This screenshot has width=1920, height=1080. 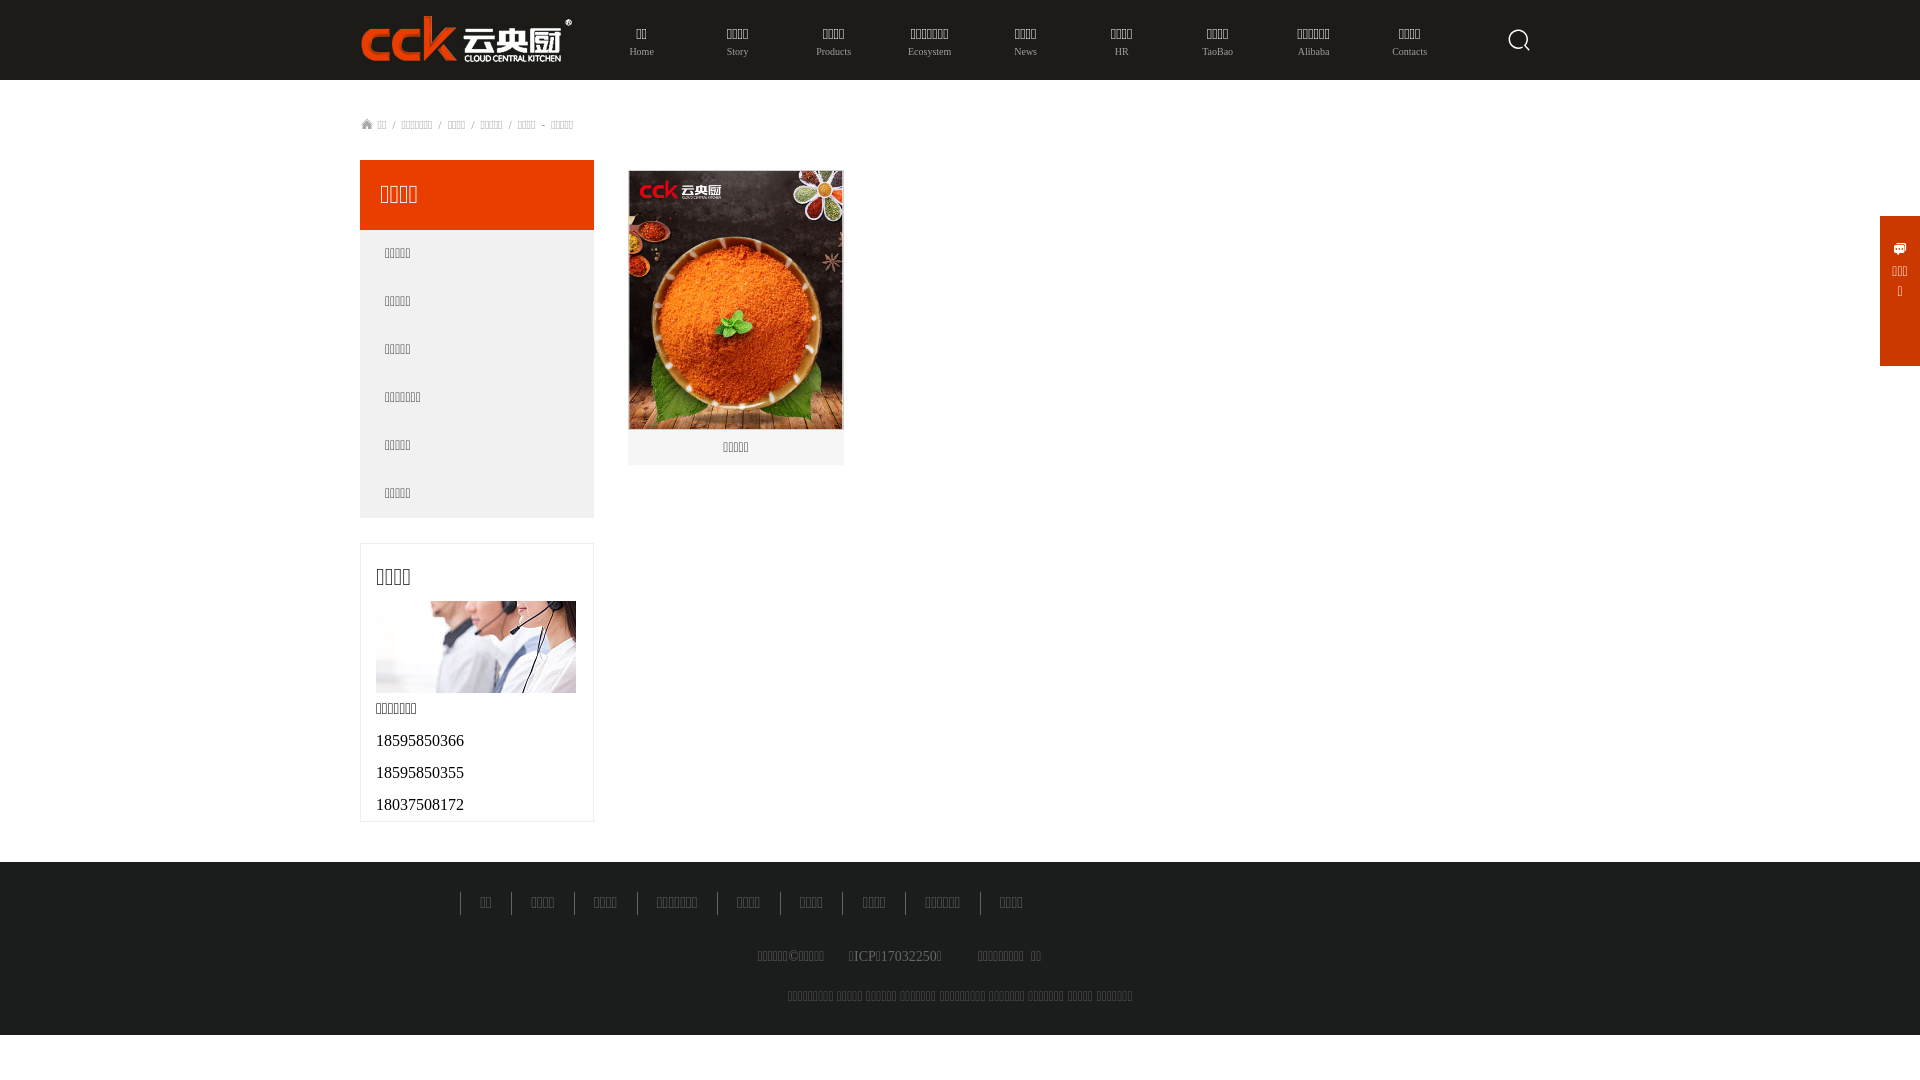 What do you see at coordinates (419, 771) in the screenshot?
I see `'18595850355'` at bounding box center [419, 771].